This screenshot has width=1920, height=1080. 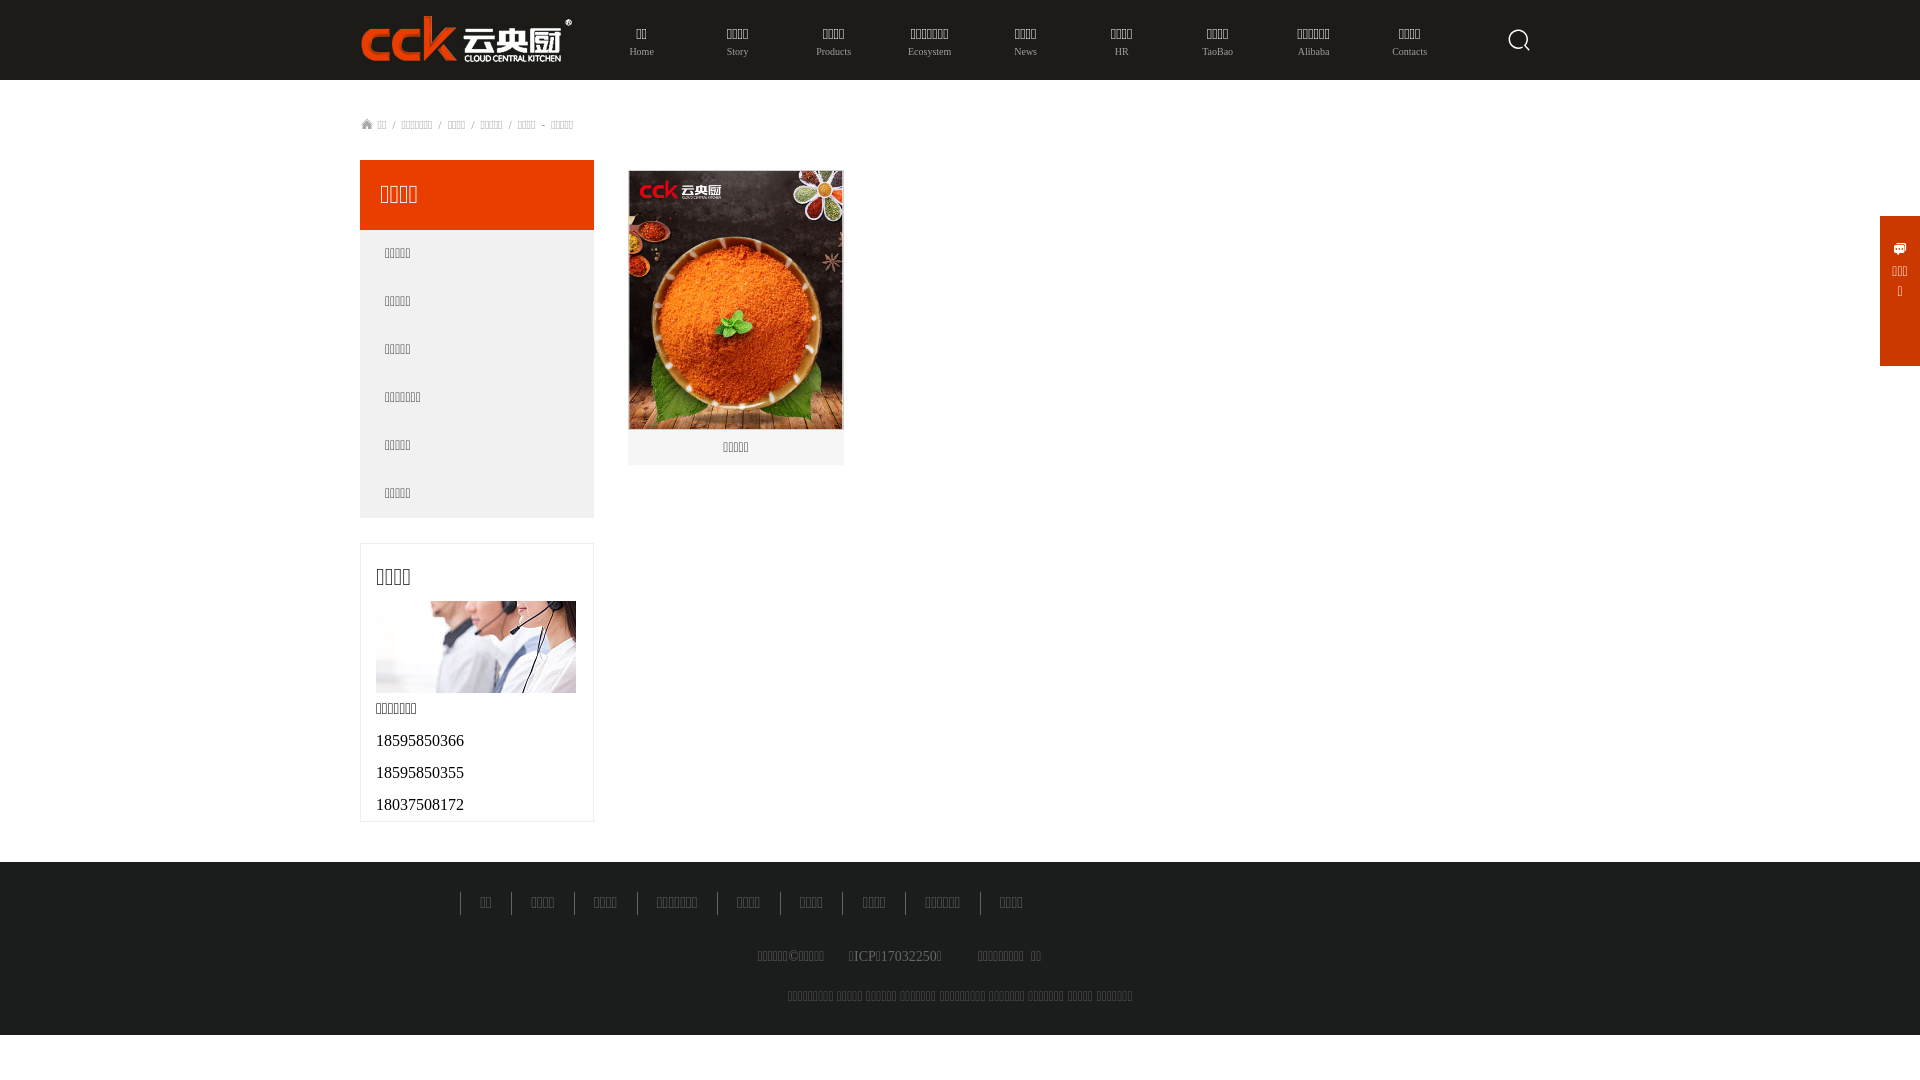 What do you see at coordinates (419, 771) in the screenshot?
I see `'18595850355'` at bounding box center [419, 771].